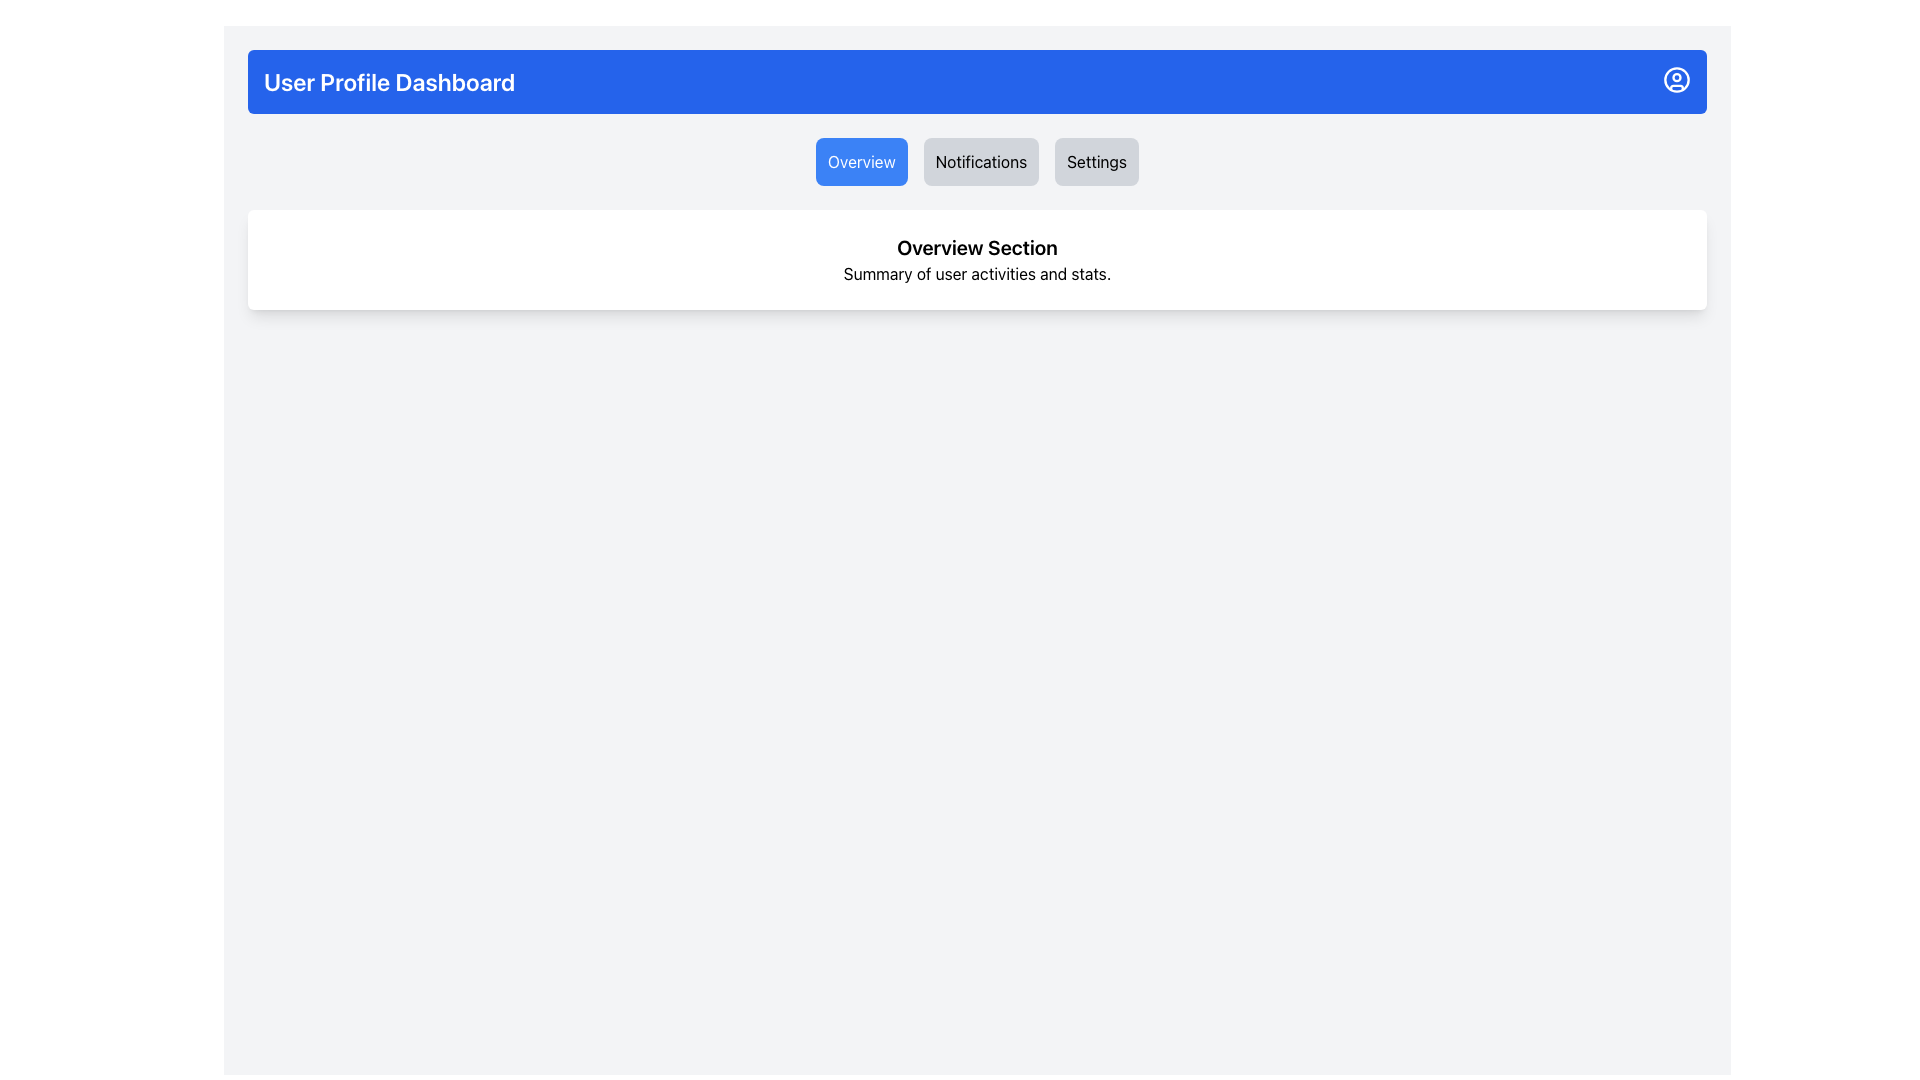  Describe the element at coordinates (981, 161) in the screenshot. I see `the second button from the left in a horizontal row of three buttons, which navigates to the 'Notifications' section of the application` at that location.